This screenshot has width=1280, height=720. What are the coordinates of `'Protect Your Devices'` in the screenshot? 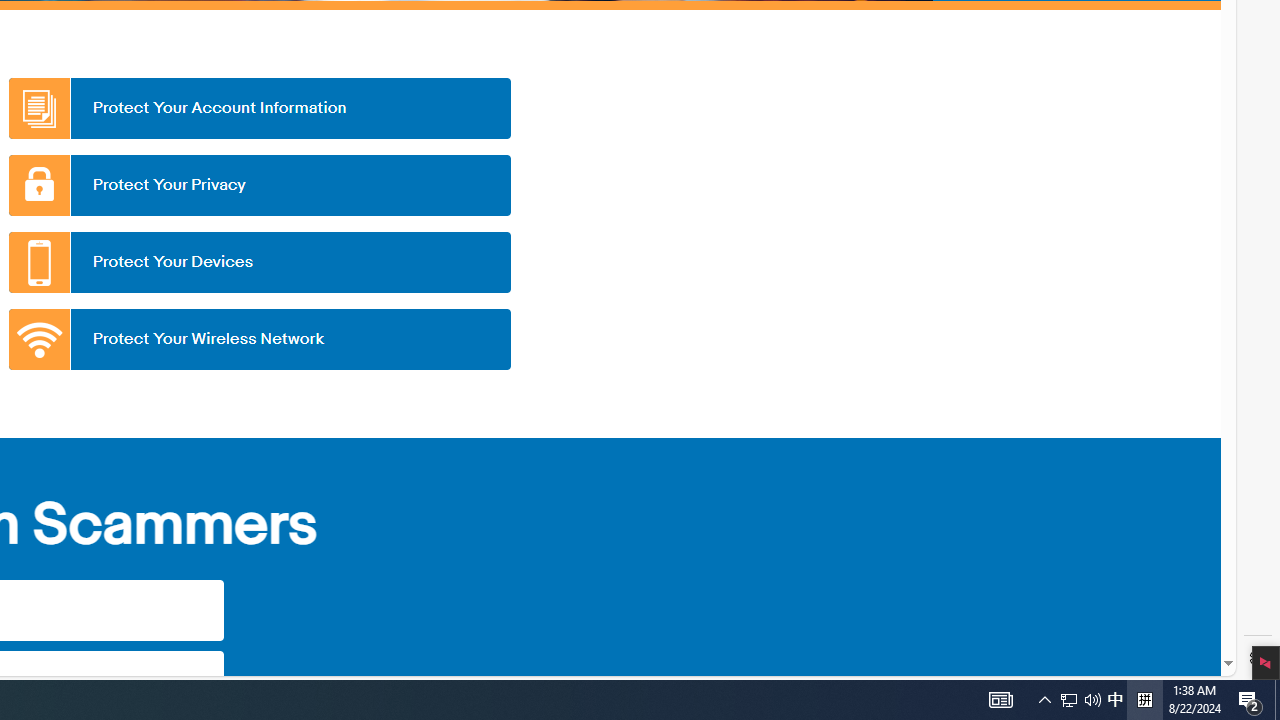 It's located at (258, 261).